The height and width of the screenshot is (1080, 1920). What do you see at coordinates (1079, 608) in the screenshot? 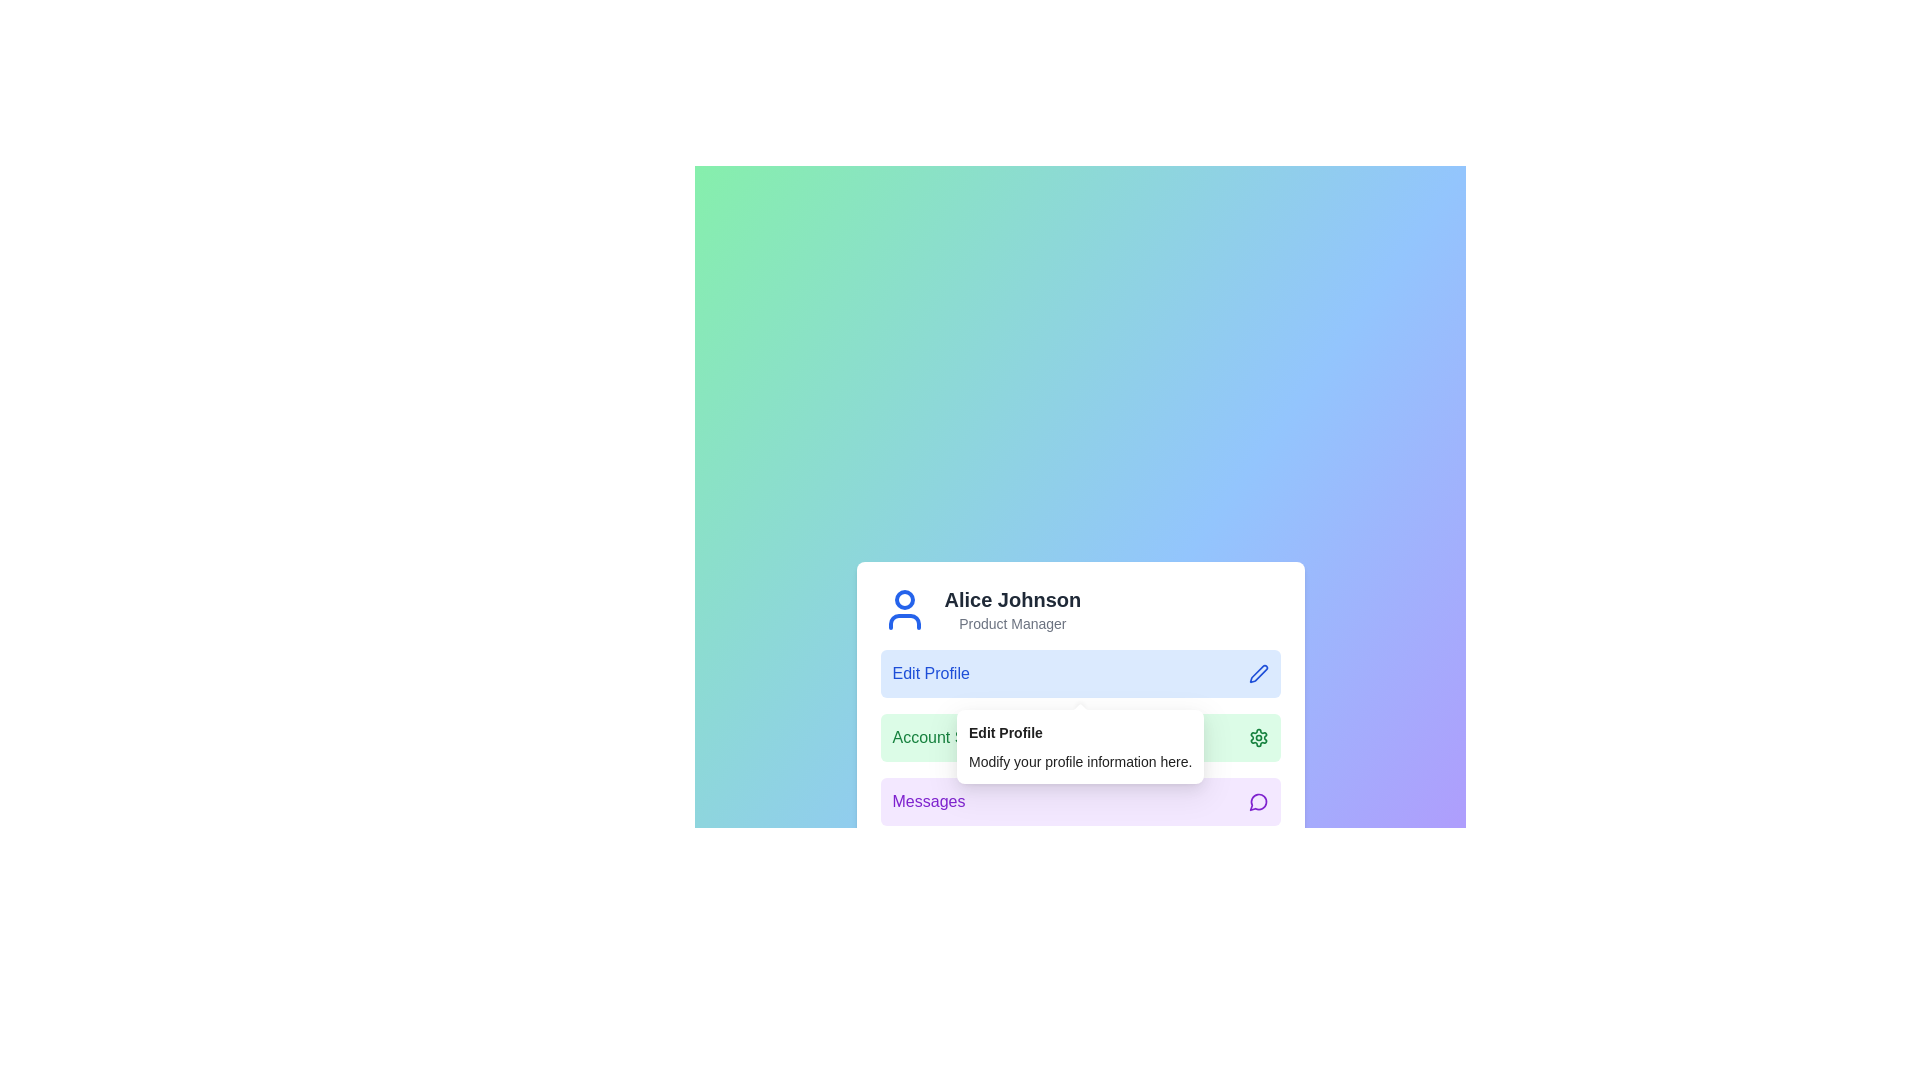
I see `user identification component that includes a profile avatar icon and textual information, located above the 'Edit Profile' button` at bounding box center [1079, 608].